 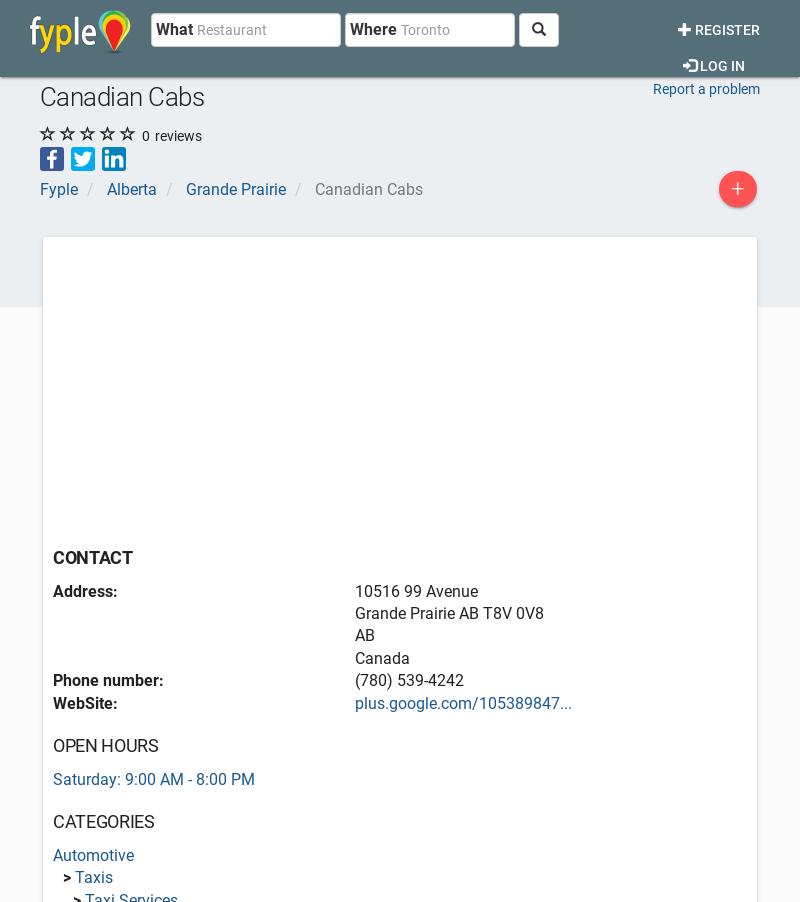 I want to click on 'AB', so click(x=364, y=634).